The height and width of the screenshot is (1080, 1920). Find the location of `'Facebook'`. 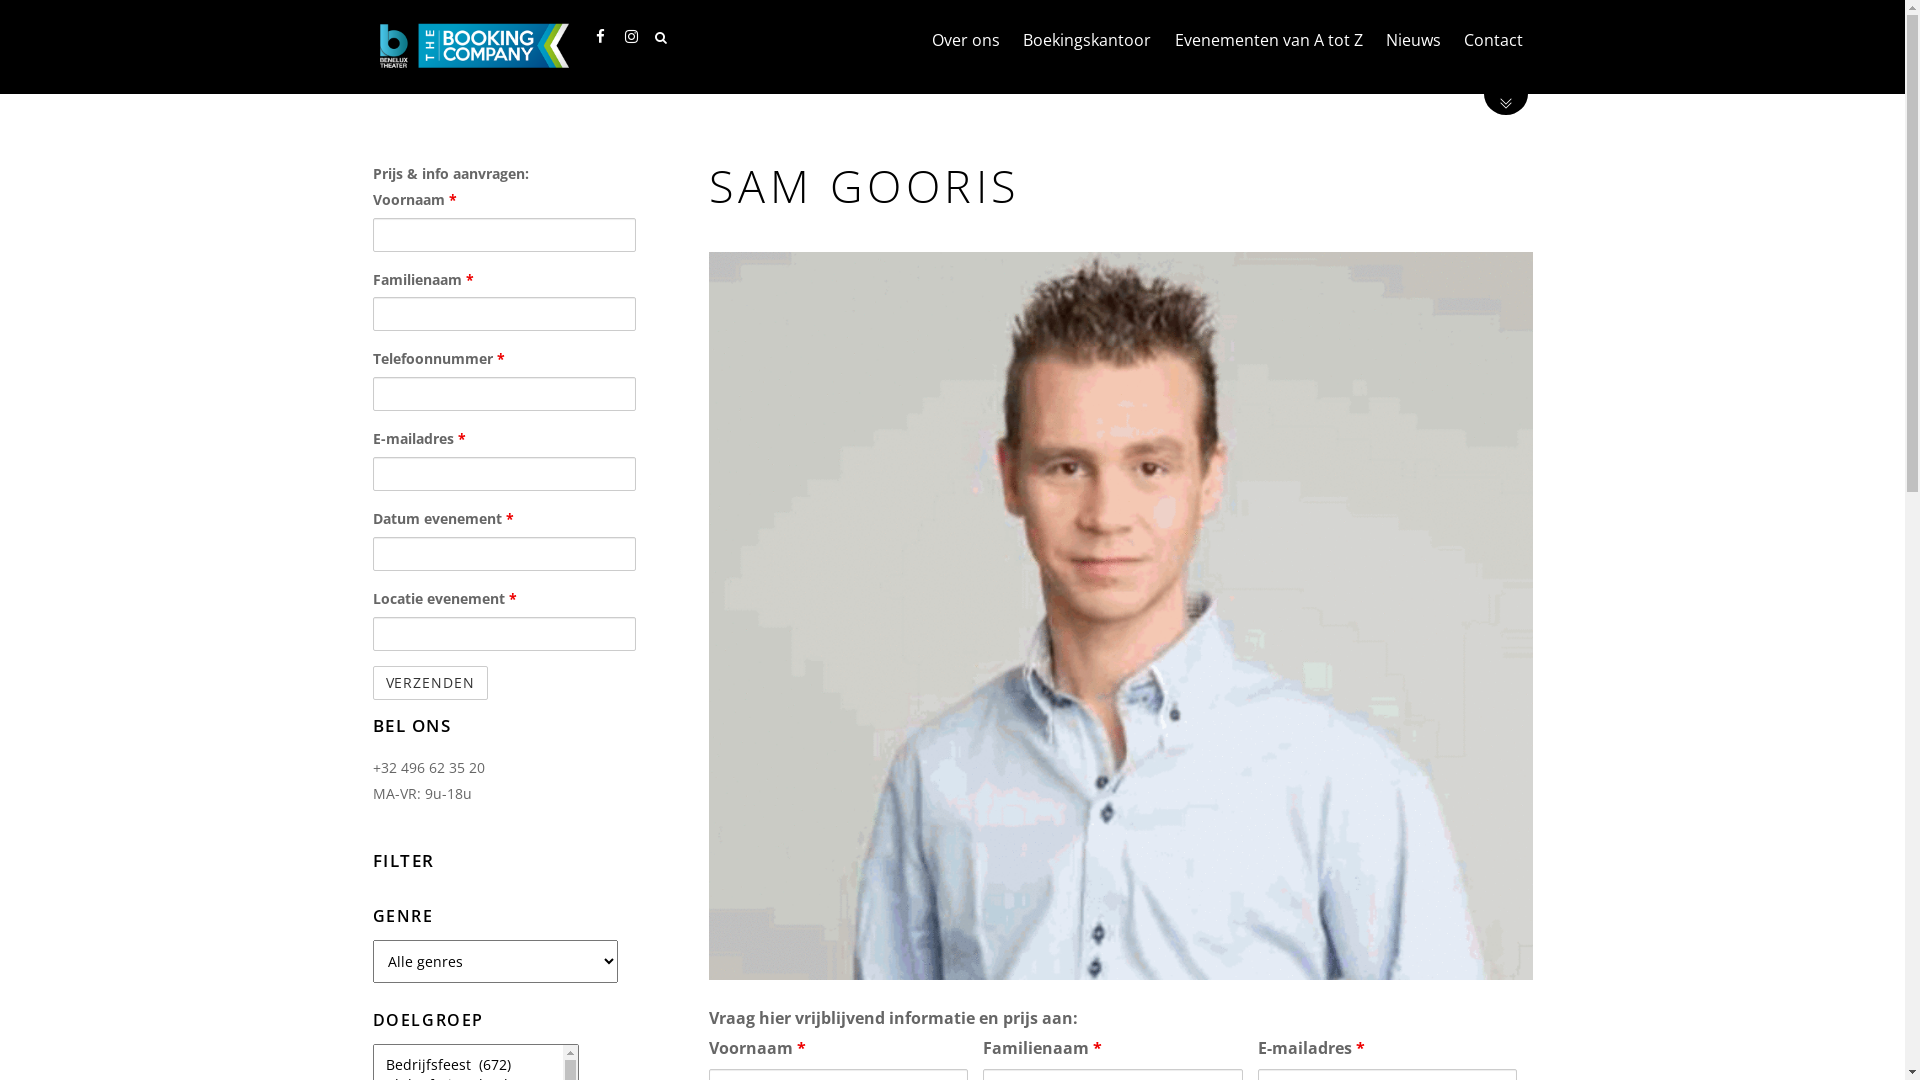

'Facebook' is located at coordinates (598, 34).